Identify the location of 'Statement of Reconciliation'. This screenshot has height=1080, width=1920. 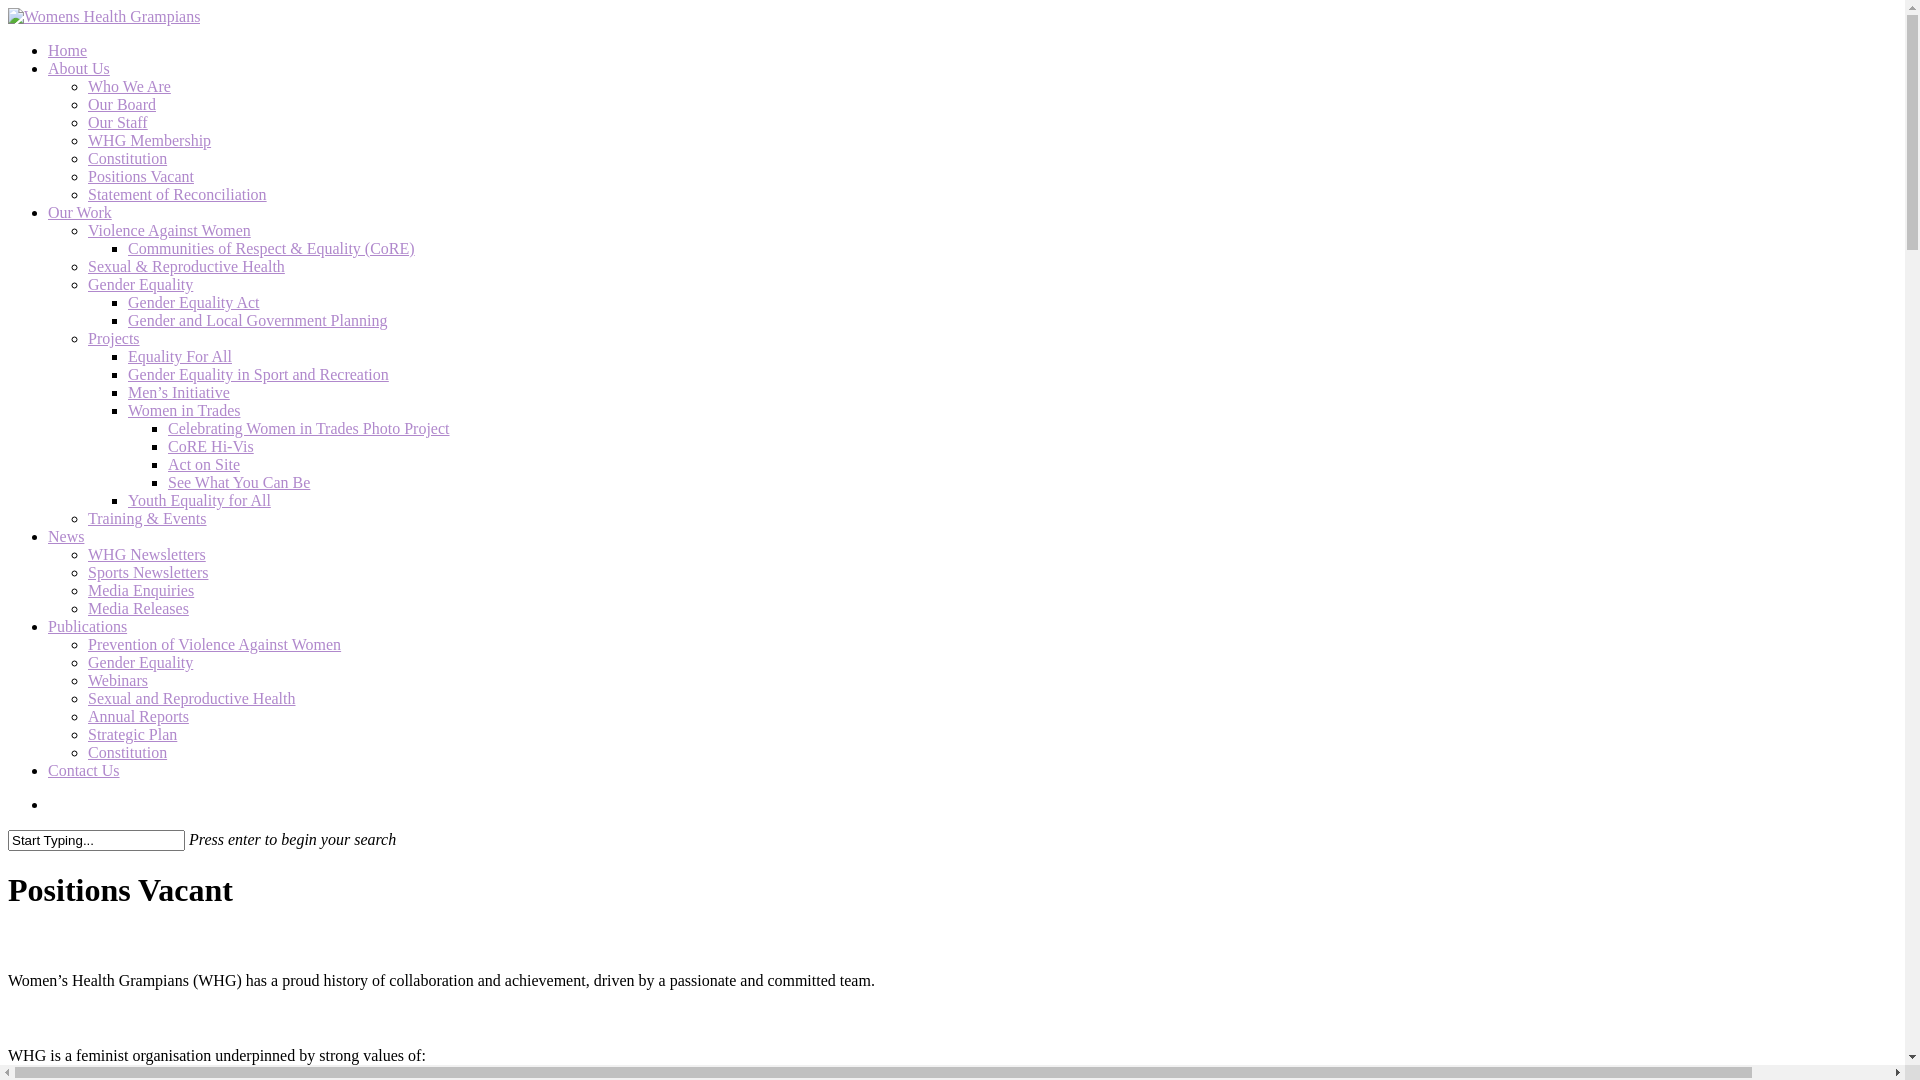
(86, 194).